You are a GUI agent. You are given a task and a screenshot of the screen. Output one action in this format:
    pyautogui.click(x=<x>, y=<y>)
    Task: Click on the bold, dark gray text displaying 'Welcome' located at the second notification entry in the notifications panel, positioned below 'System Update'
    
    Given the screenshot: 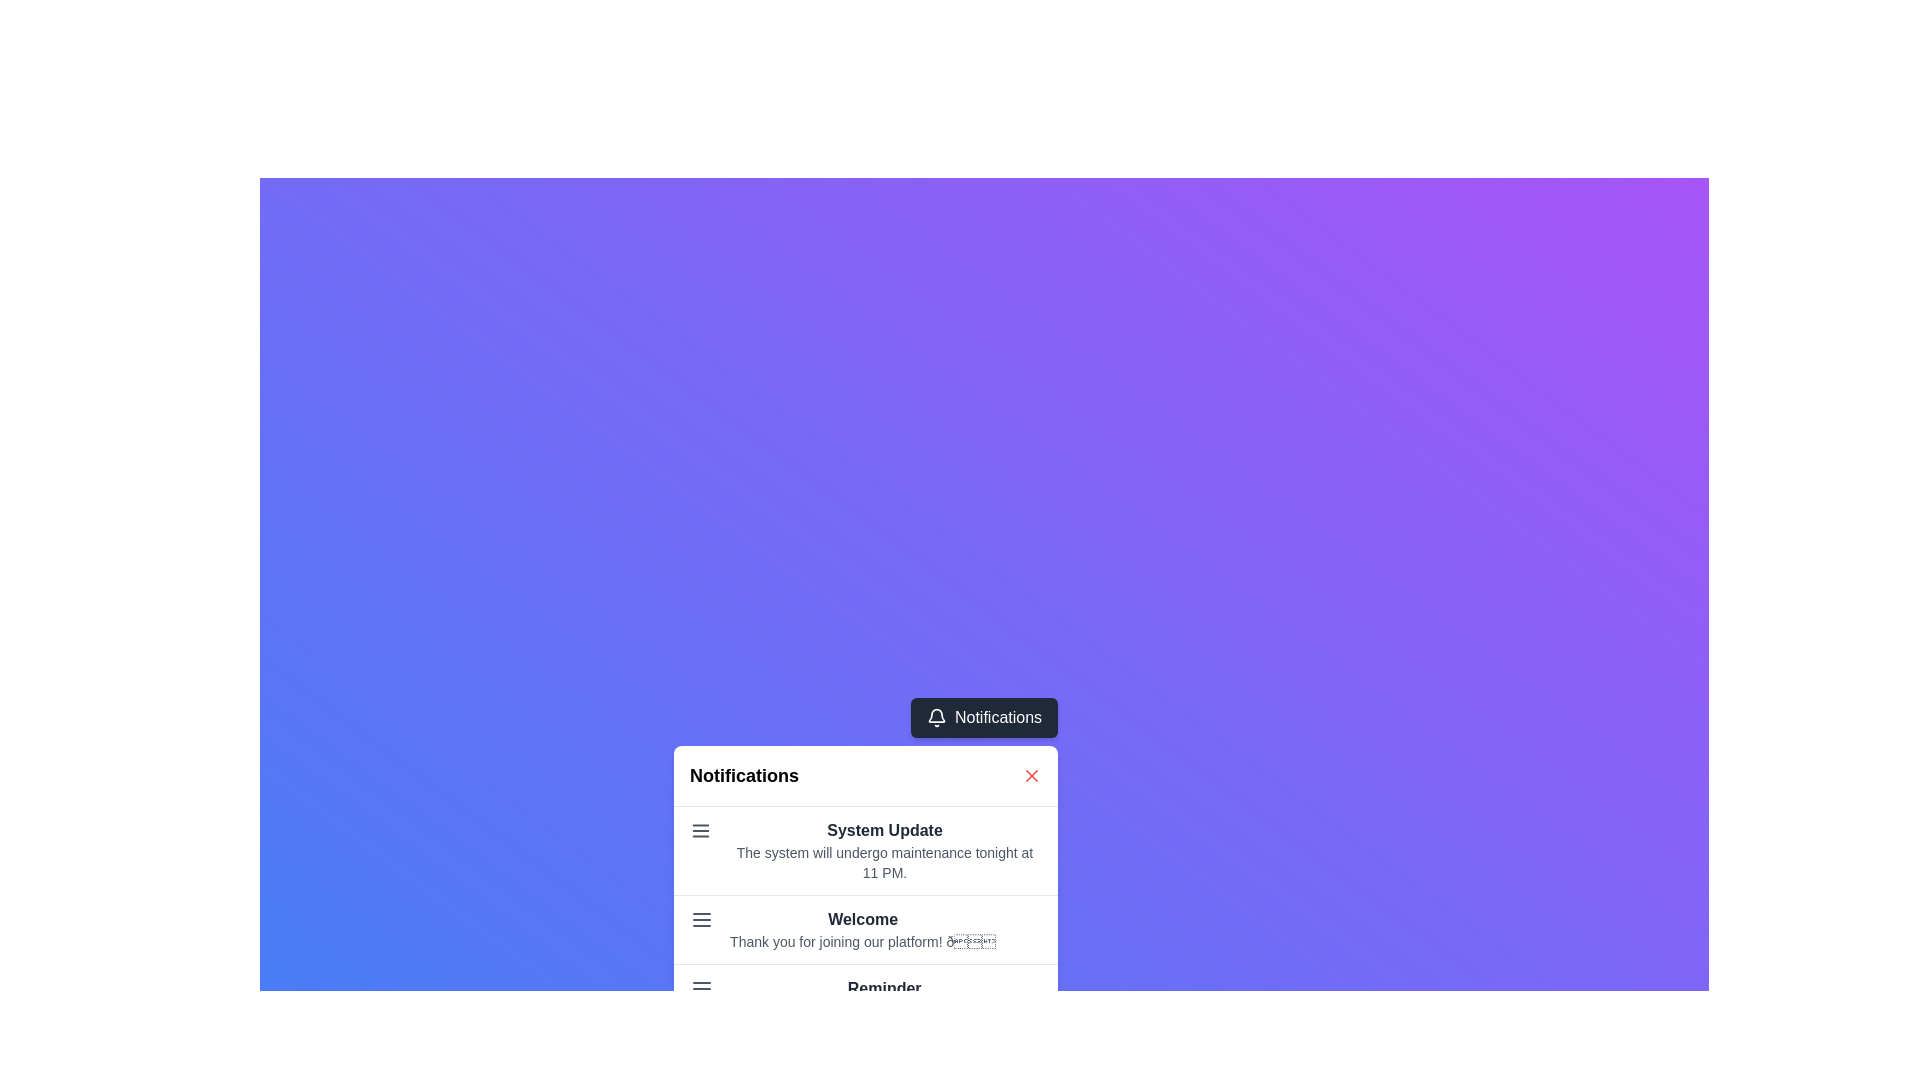 What is the action you would take?
    pyautogui.click(x=863, y=920)
    